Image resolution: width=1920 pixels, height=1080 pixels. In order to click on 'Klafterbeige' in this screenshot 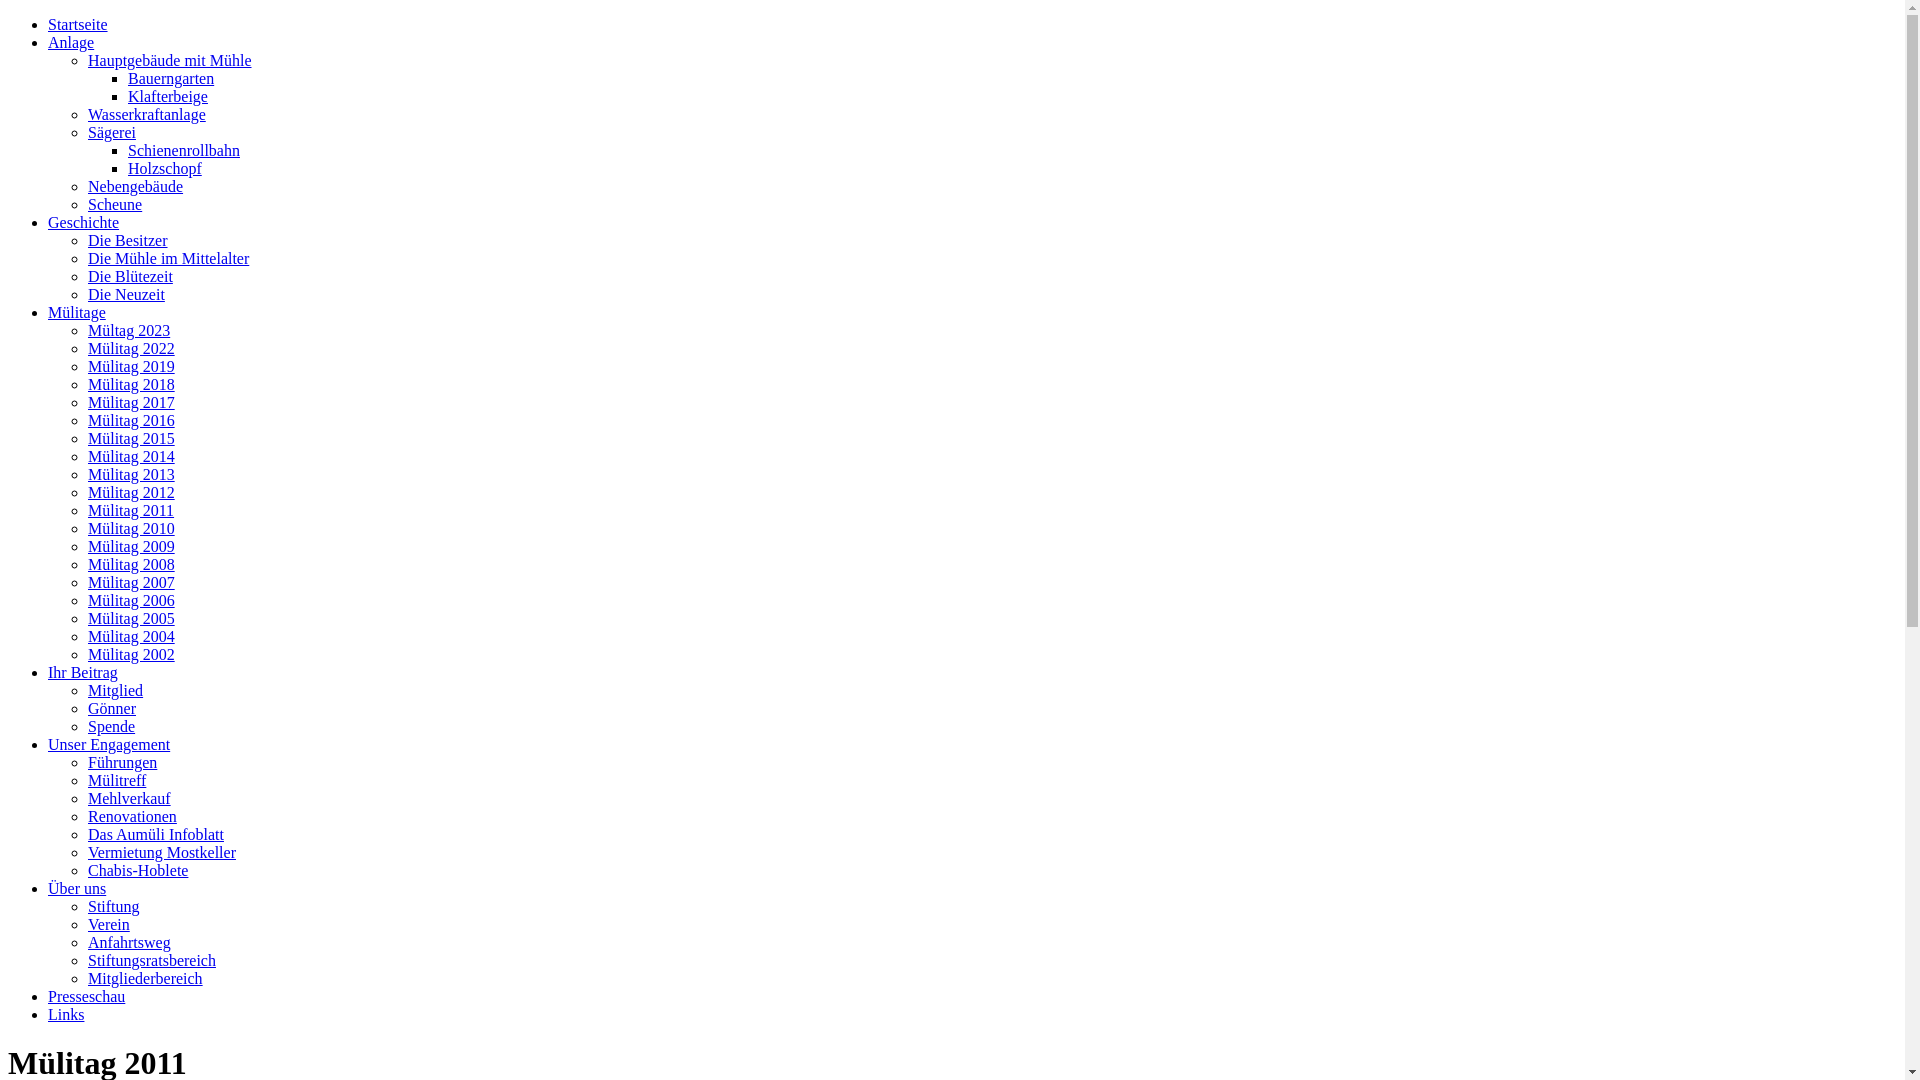, I will do `click(168, 96)`.